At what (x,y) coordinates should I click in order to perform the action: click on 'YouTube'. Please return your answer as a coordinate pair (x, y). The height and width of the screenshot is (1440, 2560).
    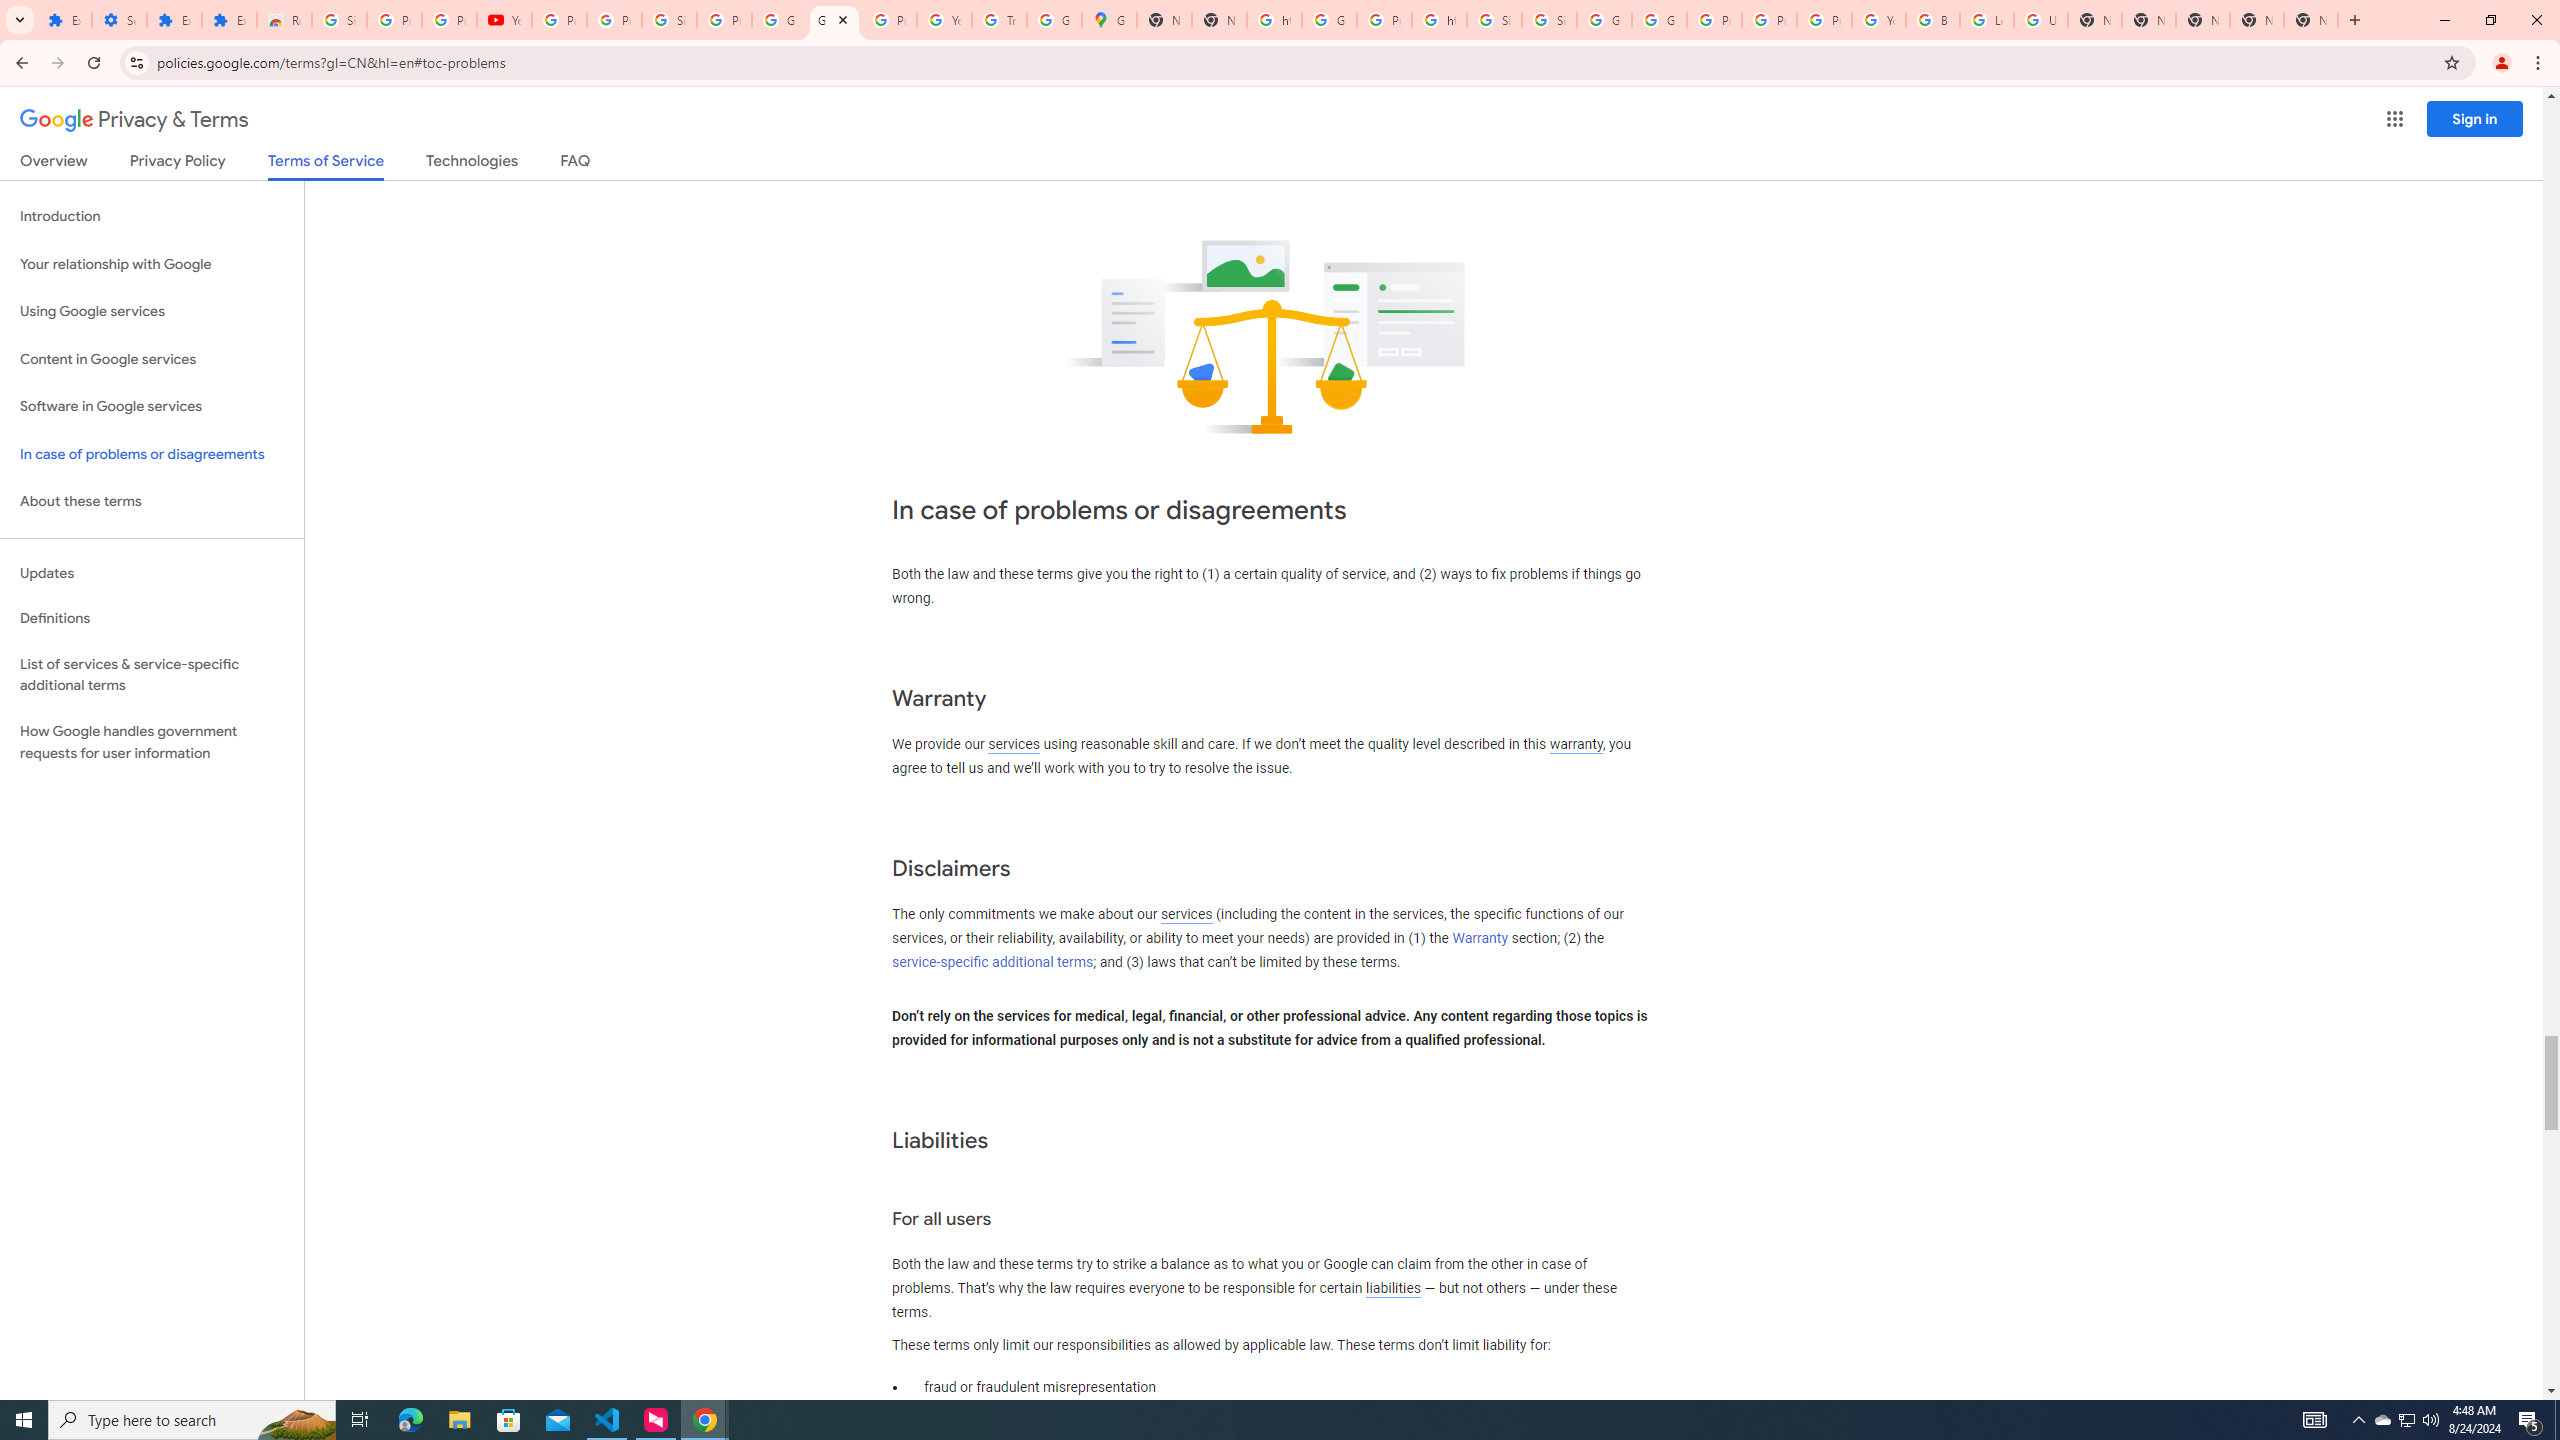
    Looking at the image, I should click on (1879, 19).